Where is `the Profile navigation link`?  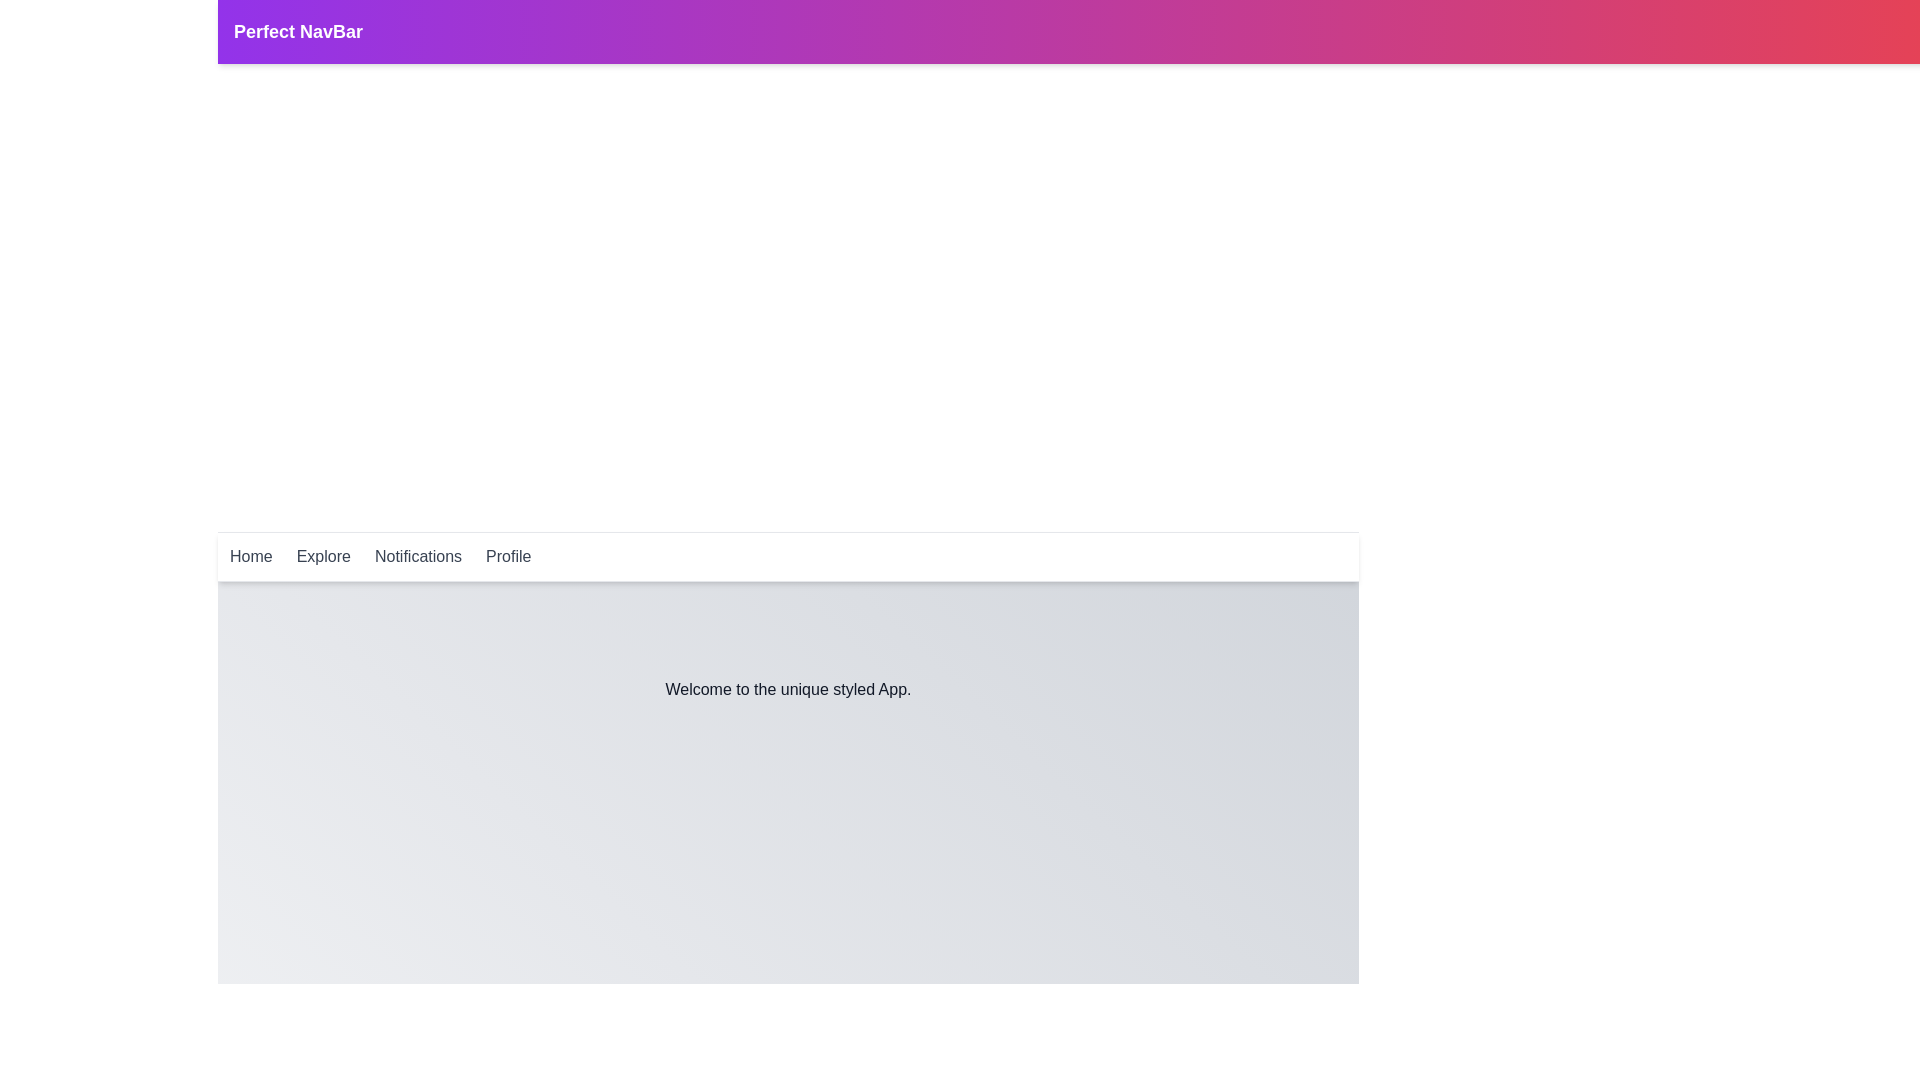 the Profile navigation link is located at coordinates (508, 556).